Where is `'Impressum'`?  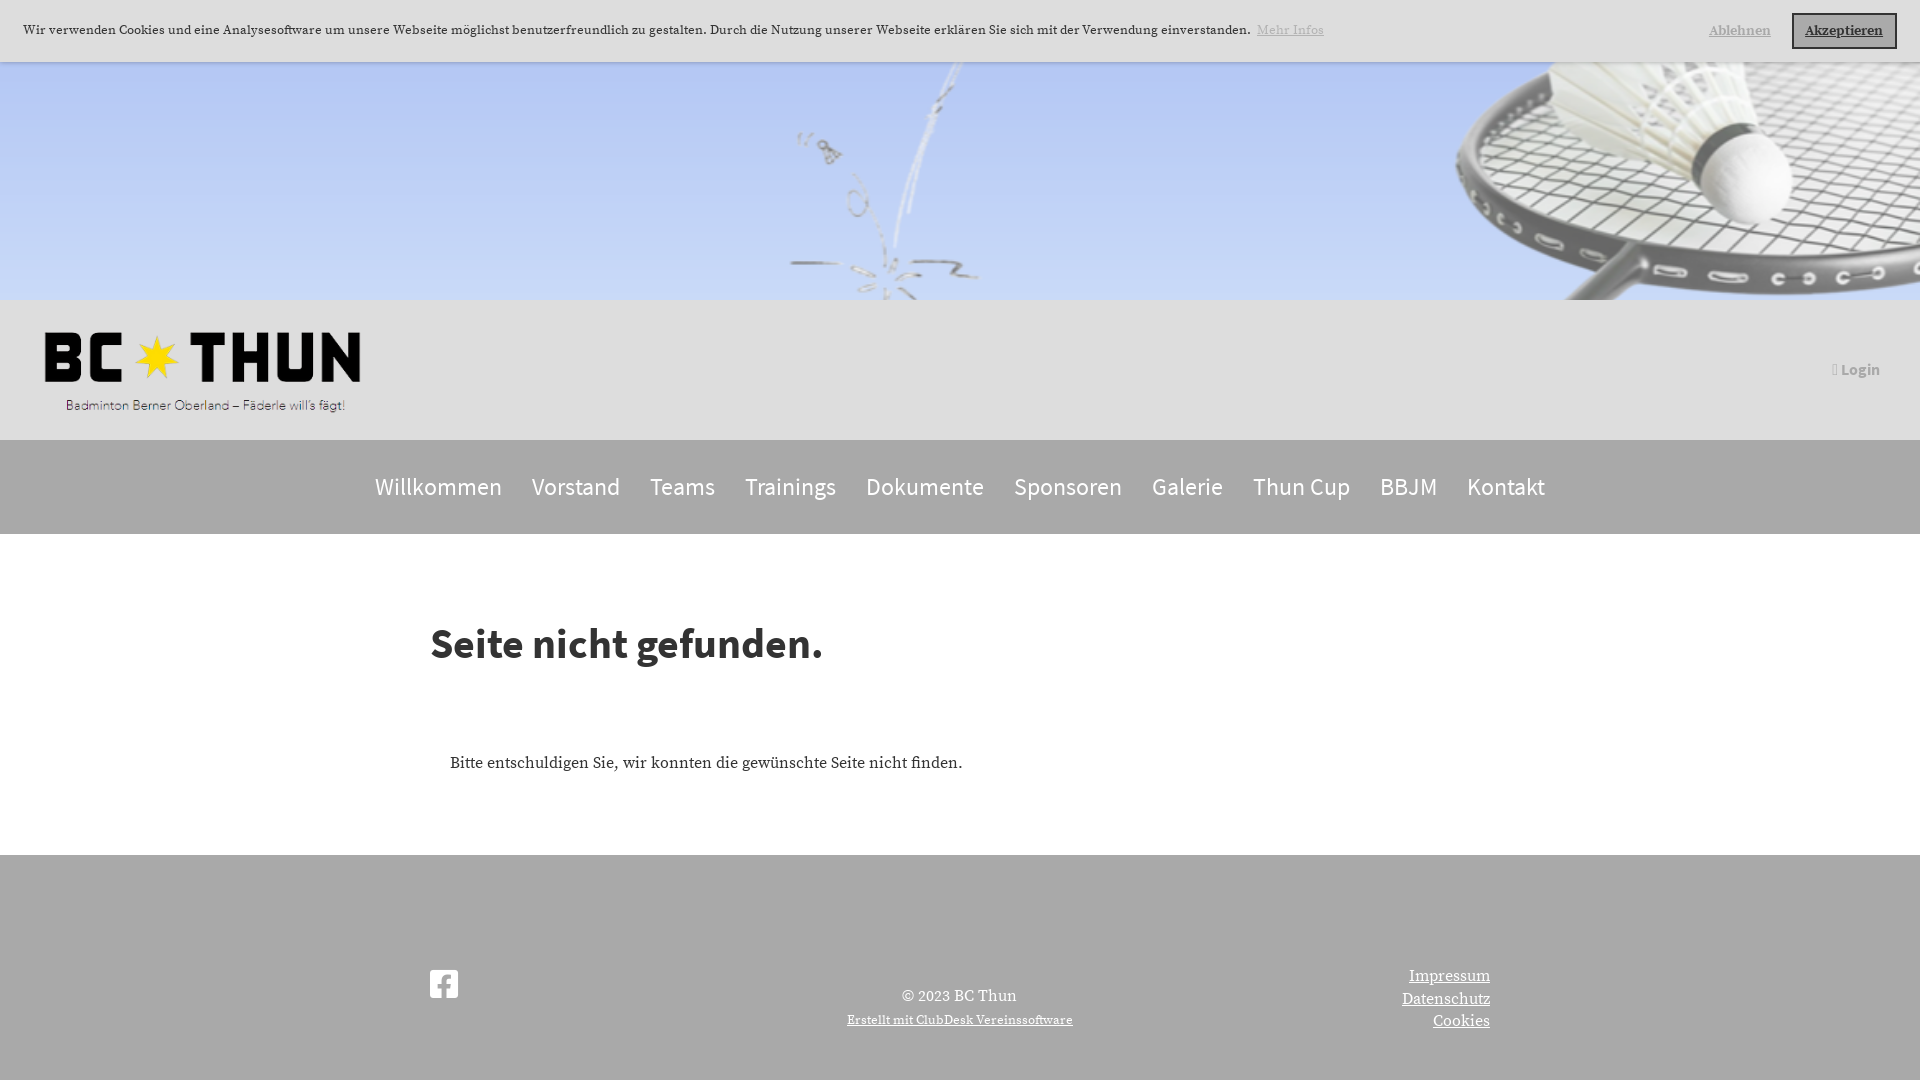 'Impressum' is located at coordinates (1408, 974).